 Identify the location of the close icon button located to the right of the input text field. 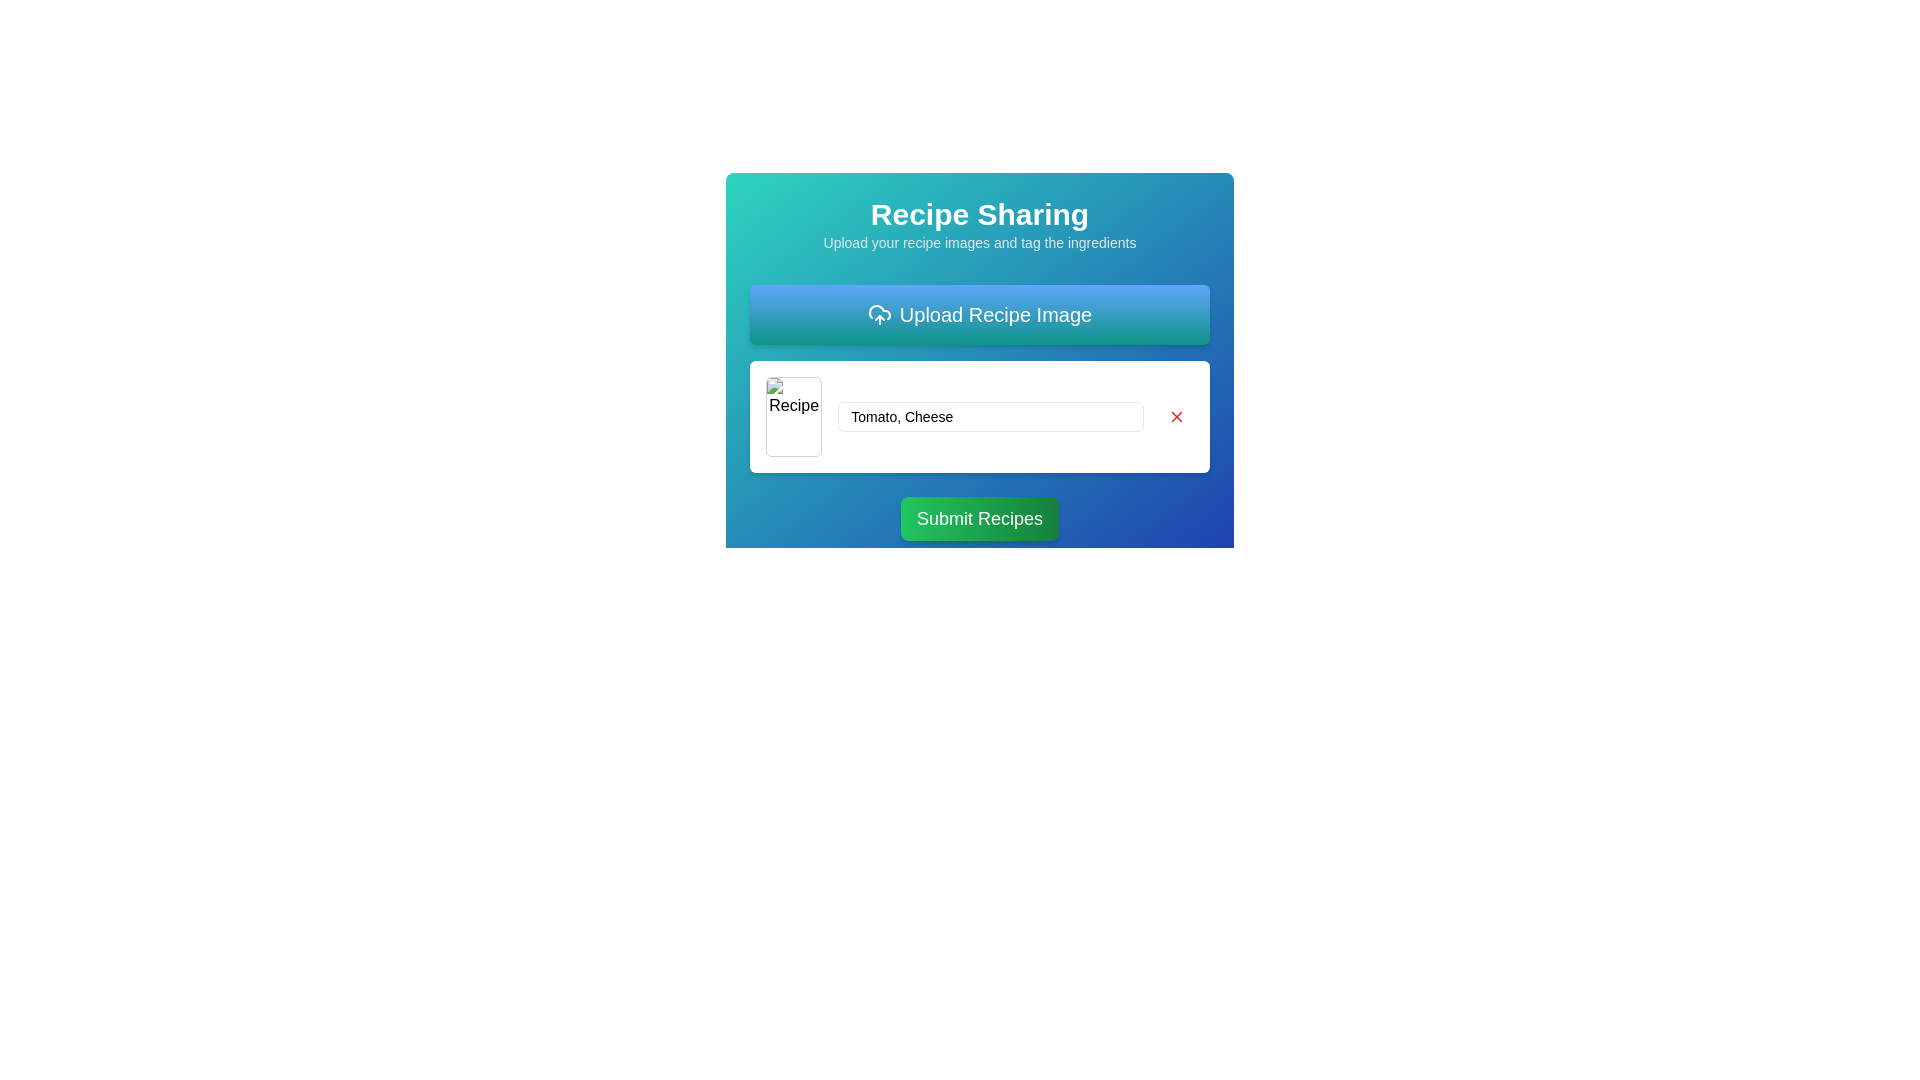
(1176, 415).